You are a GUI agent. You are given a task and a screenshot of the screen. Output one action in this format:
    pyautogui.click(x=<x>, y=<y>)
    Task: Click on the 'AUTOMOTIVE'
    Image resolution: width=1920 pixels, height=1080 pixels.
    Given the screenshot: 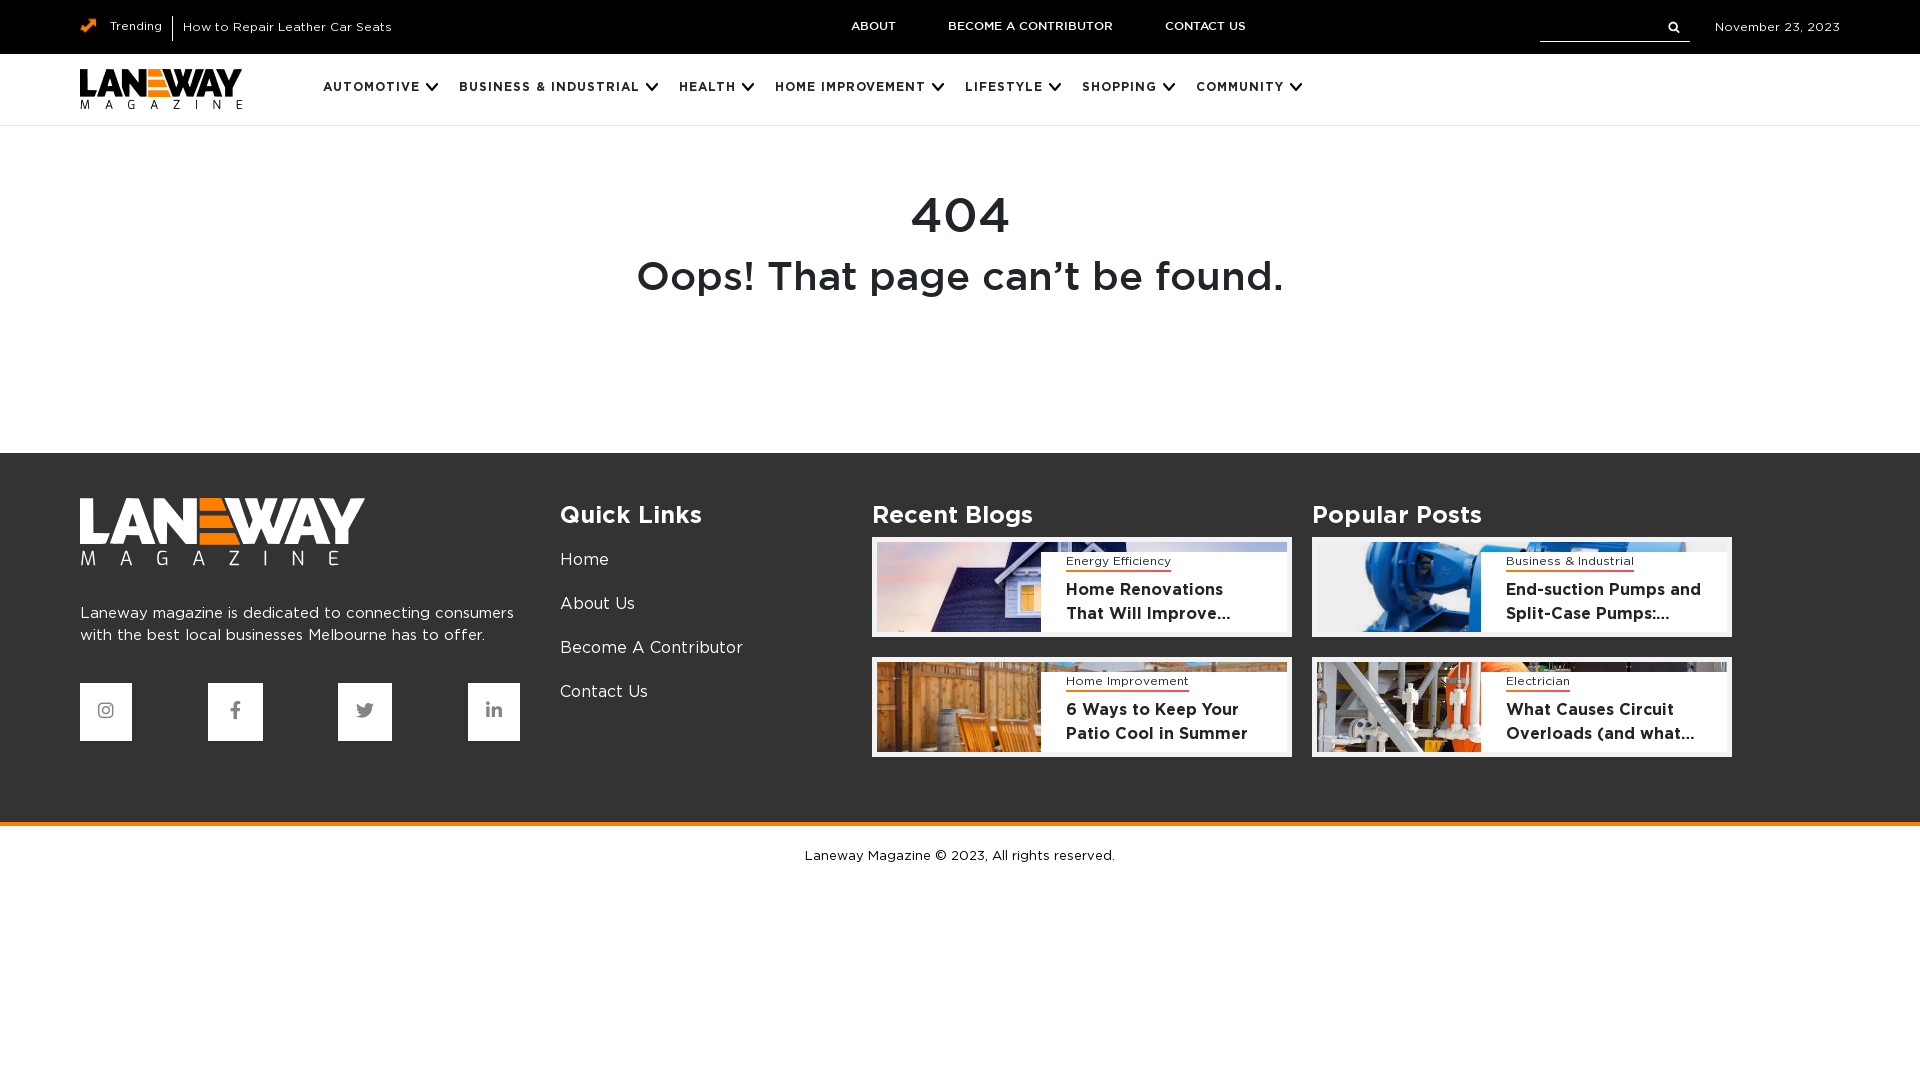 What is the action you would take?
    pyautogui.click(x=371, y=88)
    